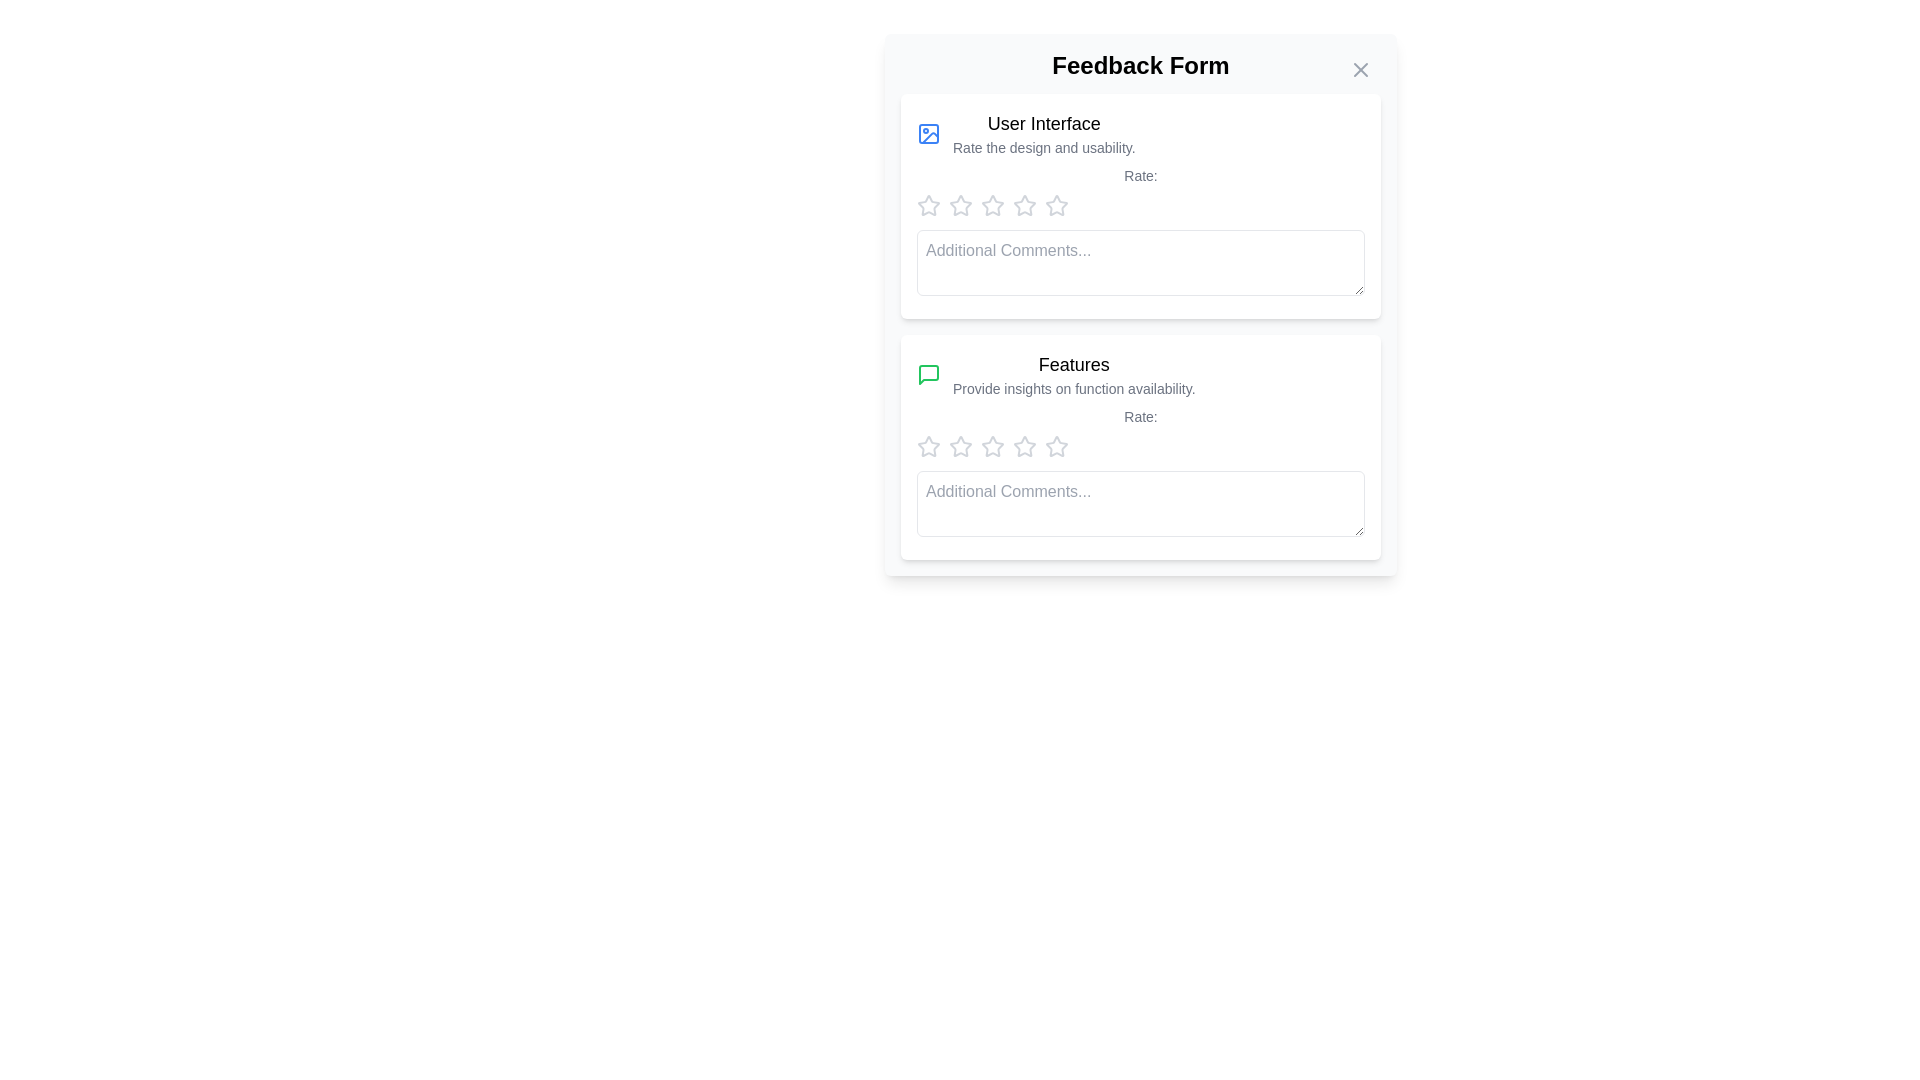 Image resolution: width=1920 pixels, height=1080 pixels. Describe the element at coordinates (1055, 446) in the screenshot. I see `the fifth star-shaped rating icon in the 'Features' section of the feedback form, which changes color to yellow on hover` at that location.